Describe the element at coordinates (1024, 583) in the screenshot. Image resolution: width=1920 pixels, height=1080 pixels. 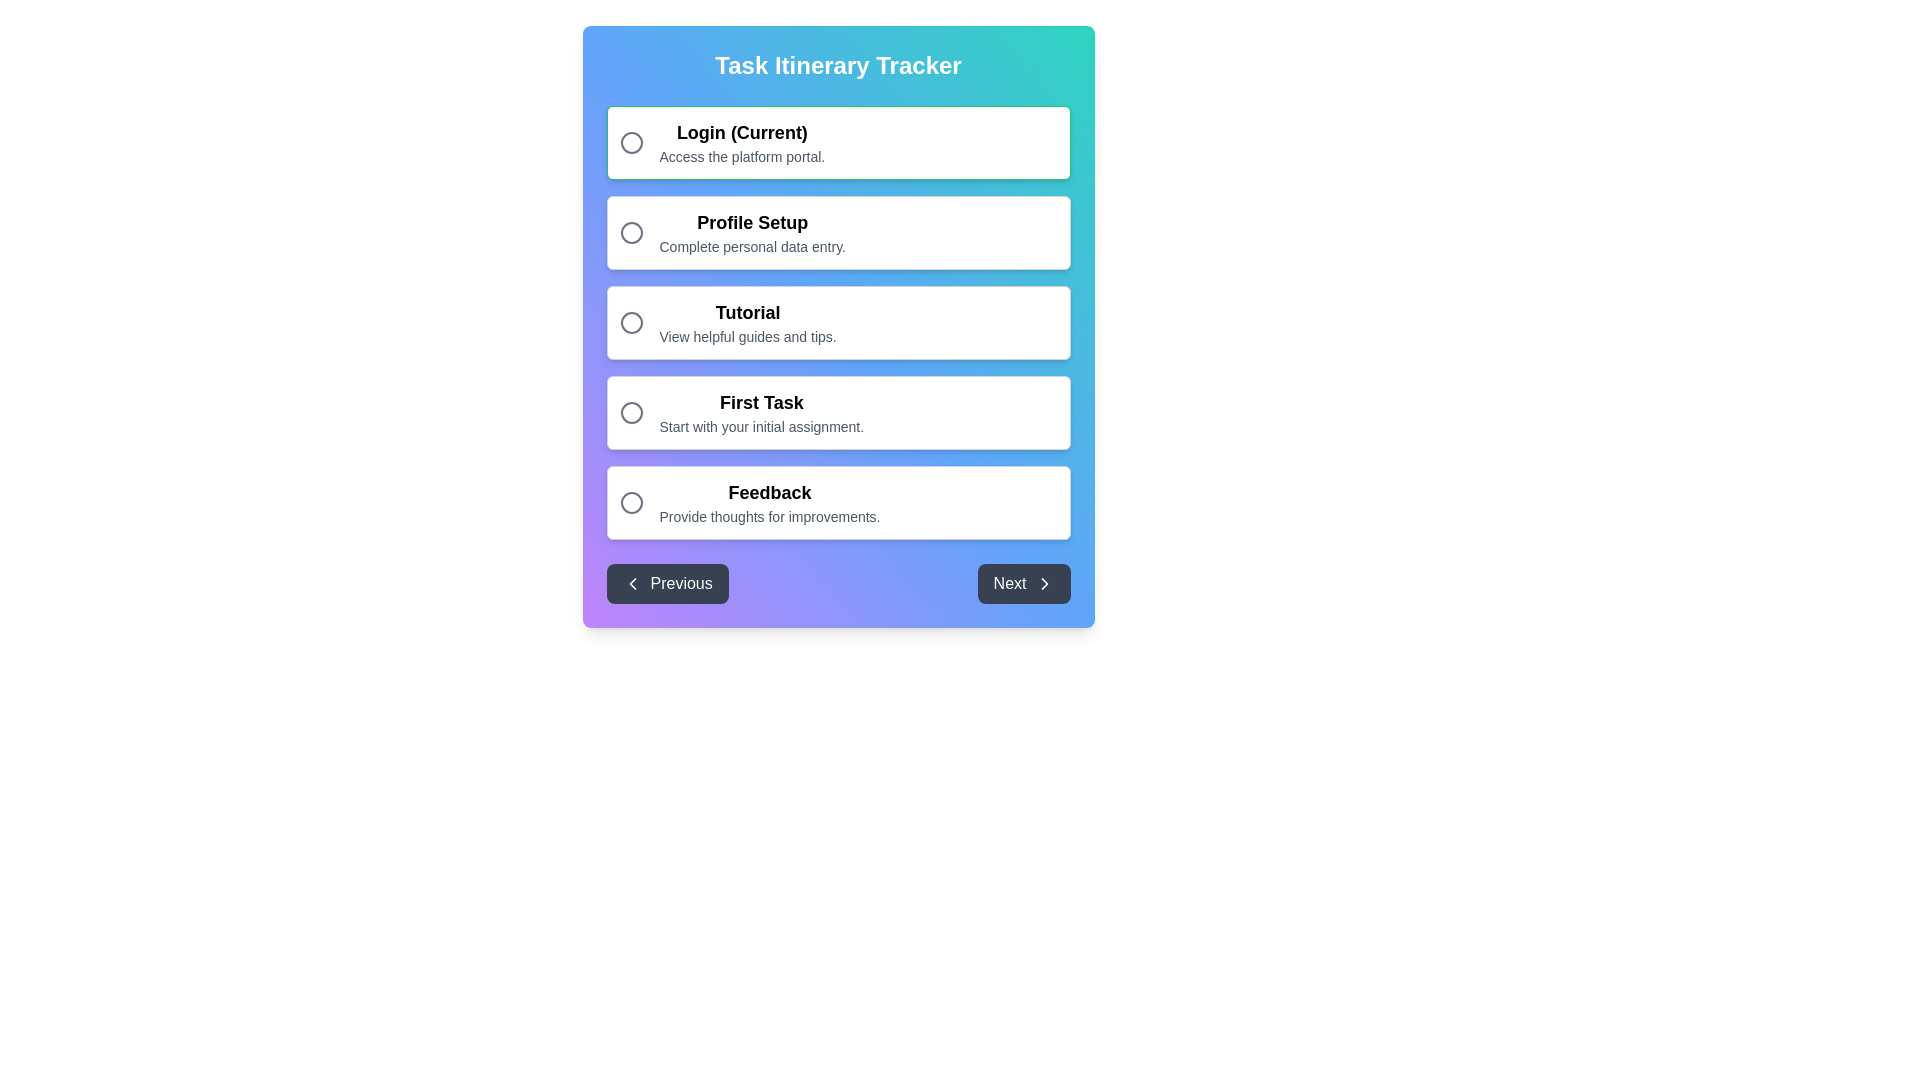
I see `the dark gray 'Next' button with rounded corners, labeled in white font, to proceed to the next step` at that location.